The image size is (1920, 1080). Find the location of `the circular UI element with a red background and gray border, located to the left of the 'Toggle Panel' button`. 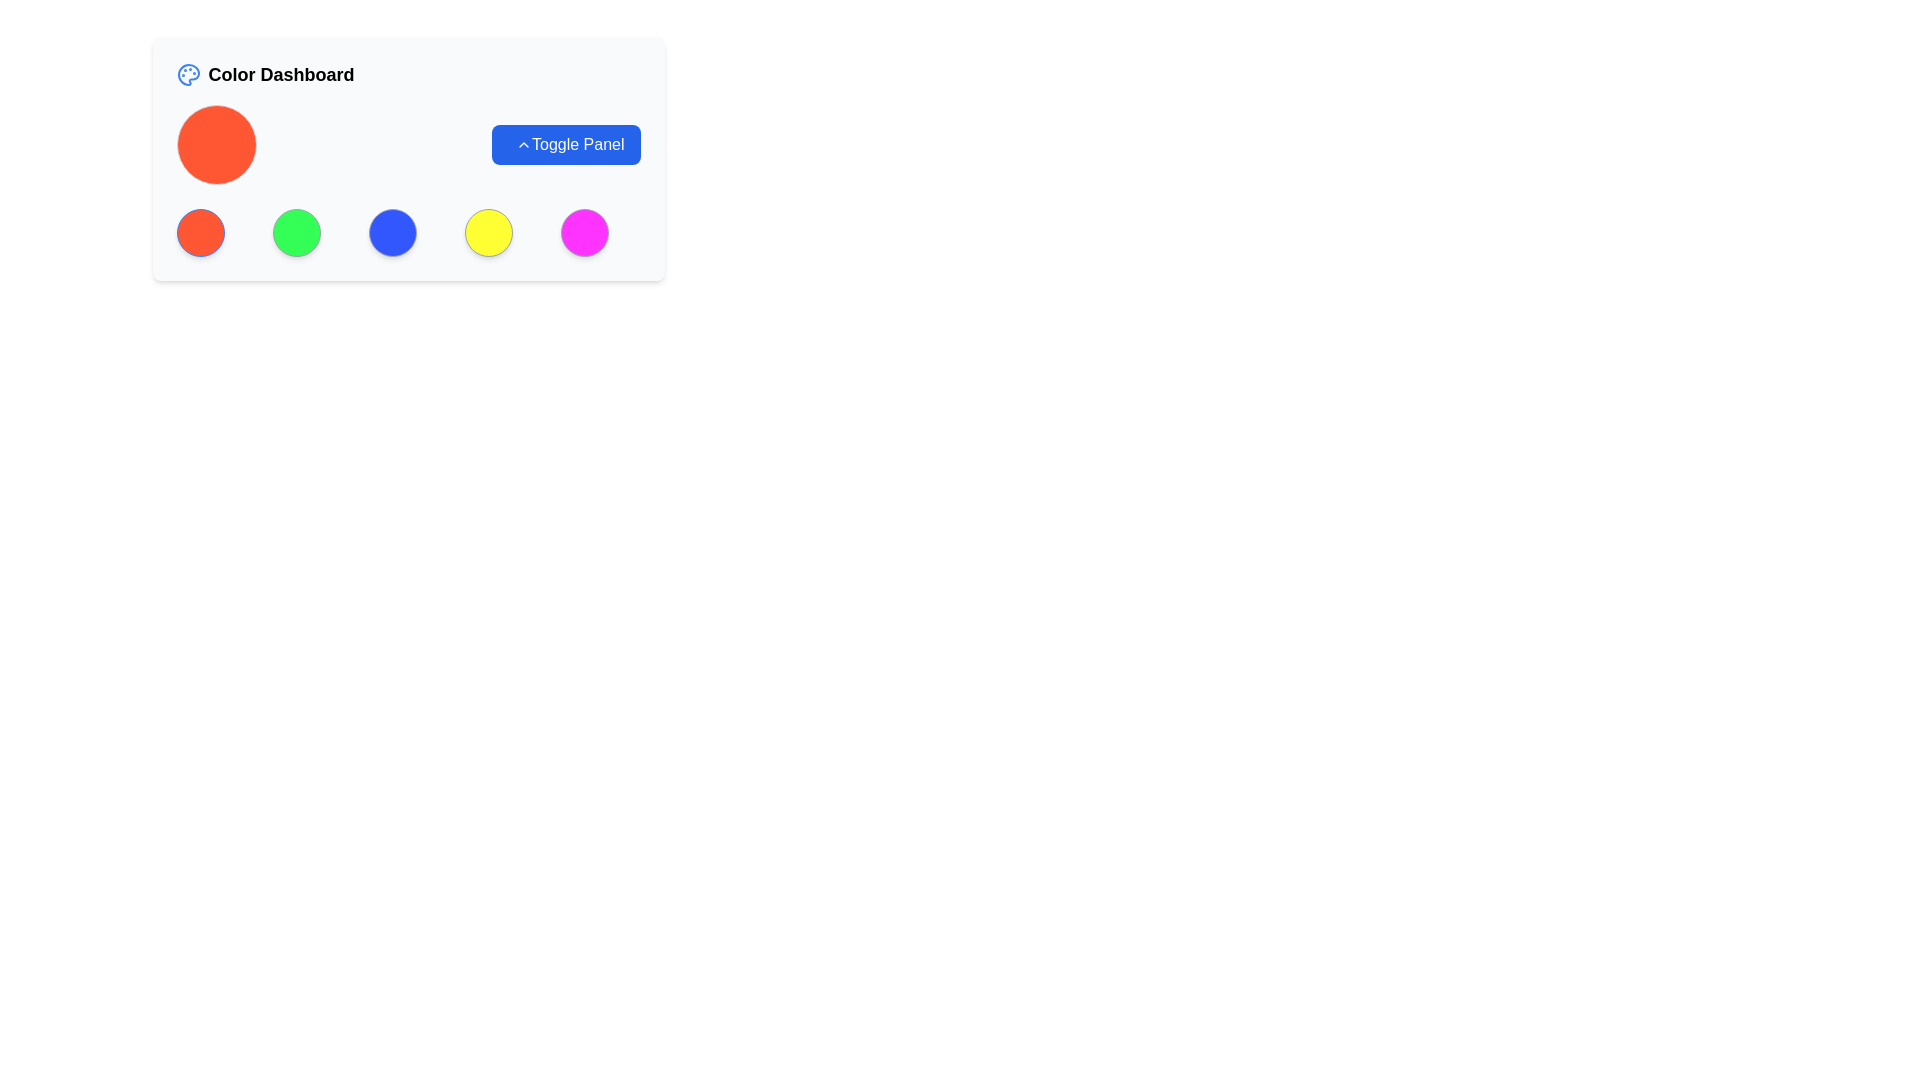

the circular UI element with a red background and gray border, located to the left of the 'Toggle Panel' button is located at coordinates (216, 144).